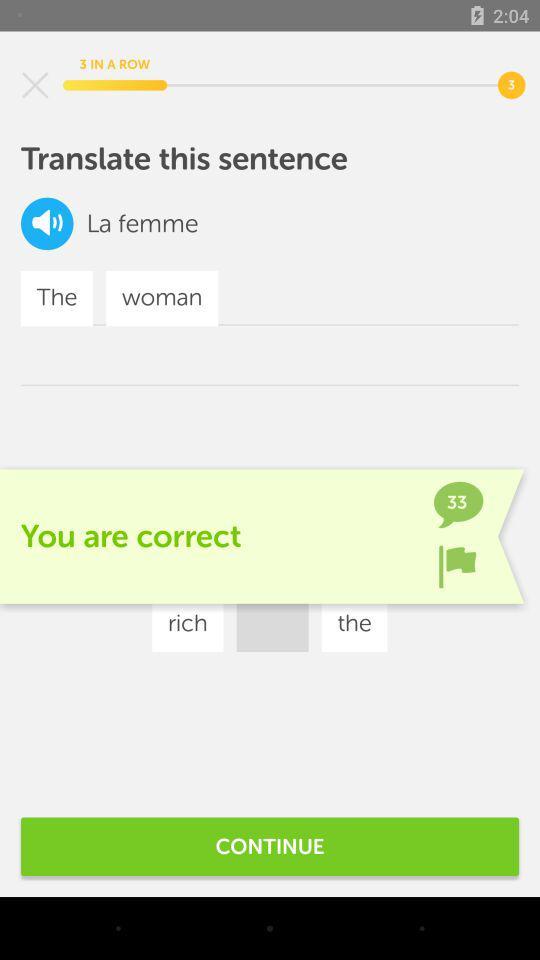 The width and height of the screenshot is (540, 960). What do you see at coordinates (375, 564) in the screenshot?
I see `the item next to the eats item` at bounding box center [375, 564].